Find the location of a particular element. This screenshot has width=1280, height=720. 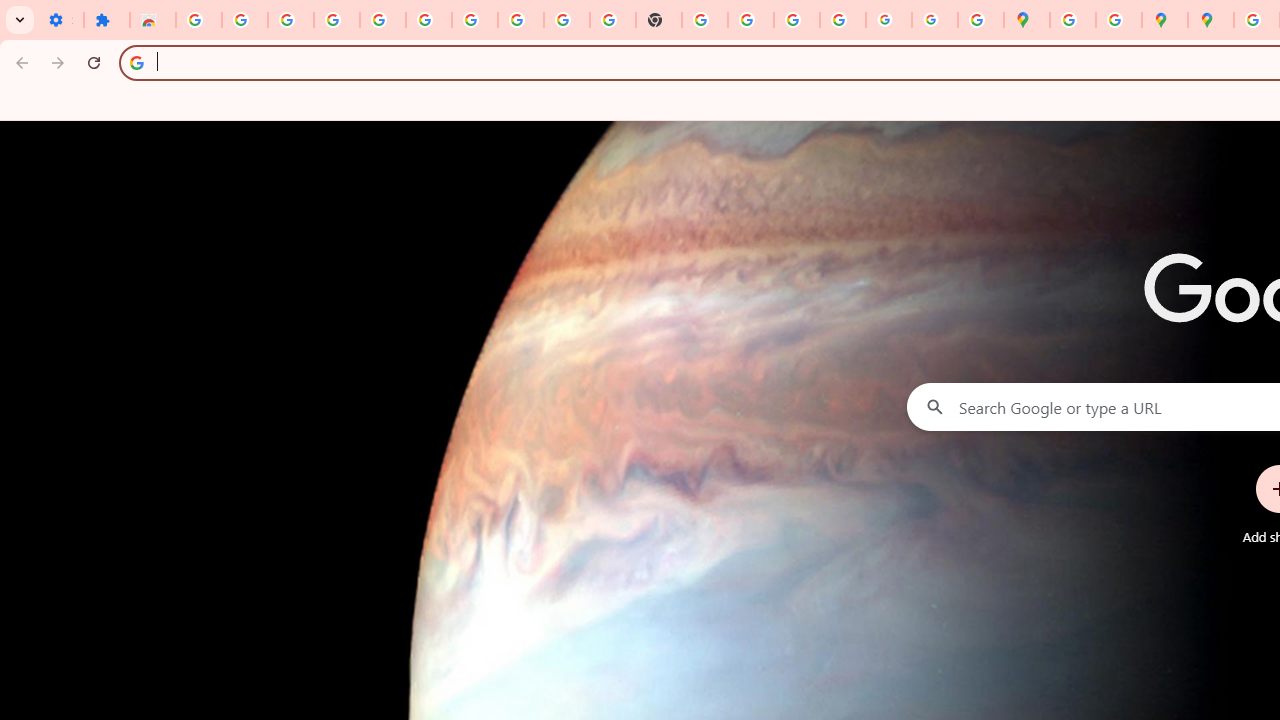

'Safety in Our Products - Google Safety Center' is located at coordinates (1117, 20).